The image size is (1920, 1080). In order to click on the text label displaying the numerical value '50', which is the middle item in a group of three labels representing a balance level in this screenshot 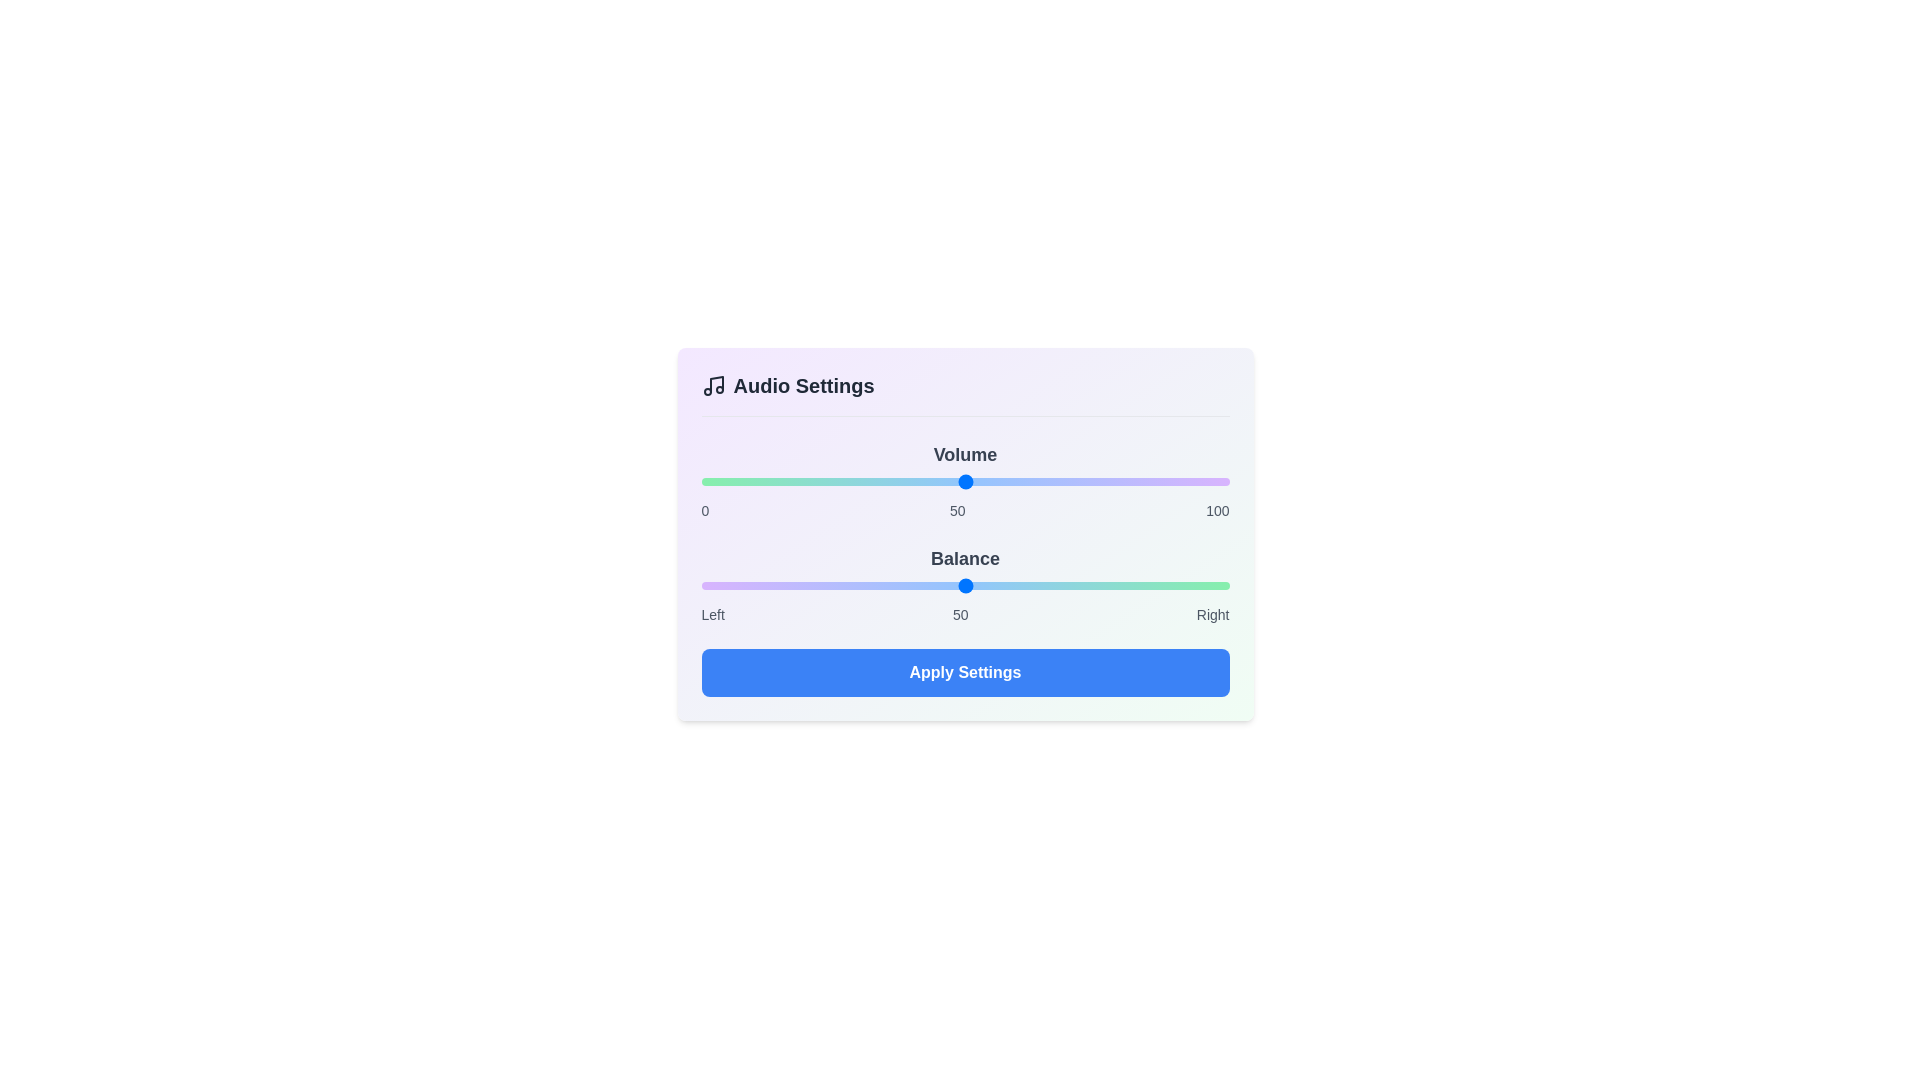, I will do `click(956, 509)`.